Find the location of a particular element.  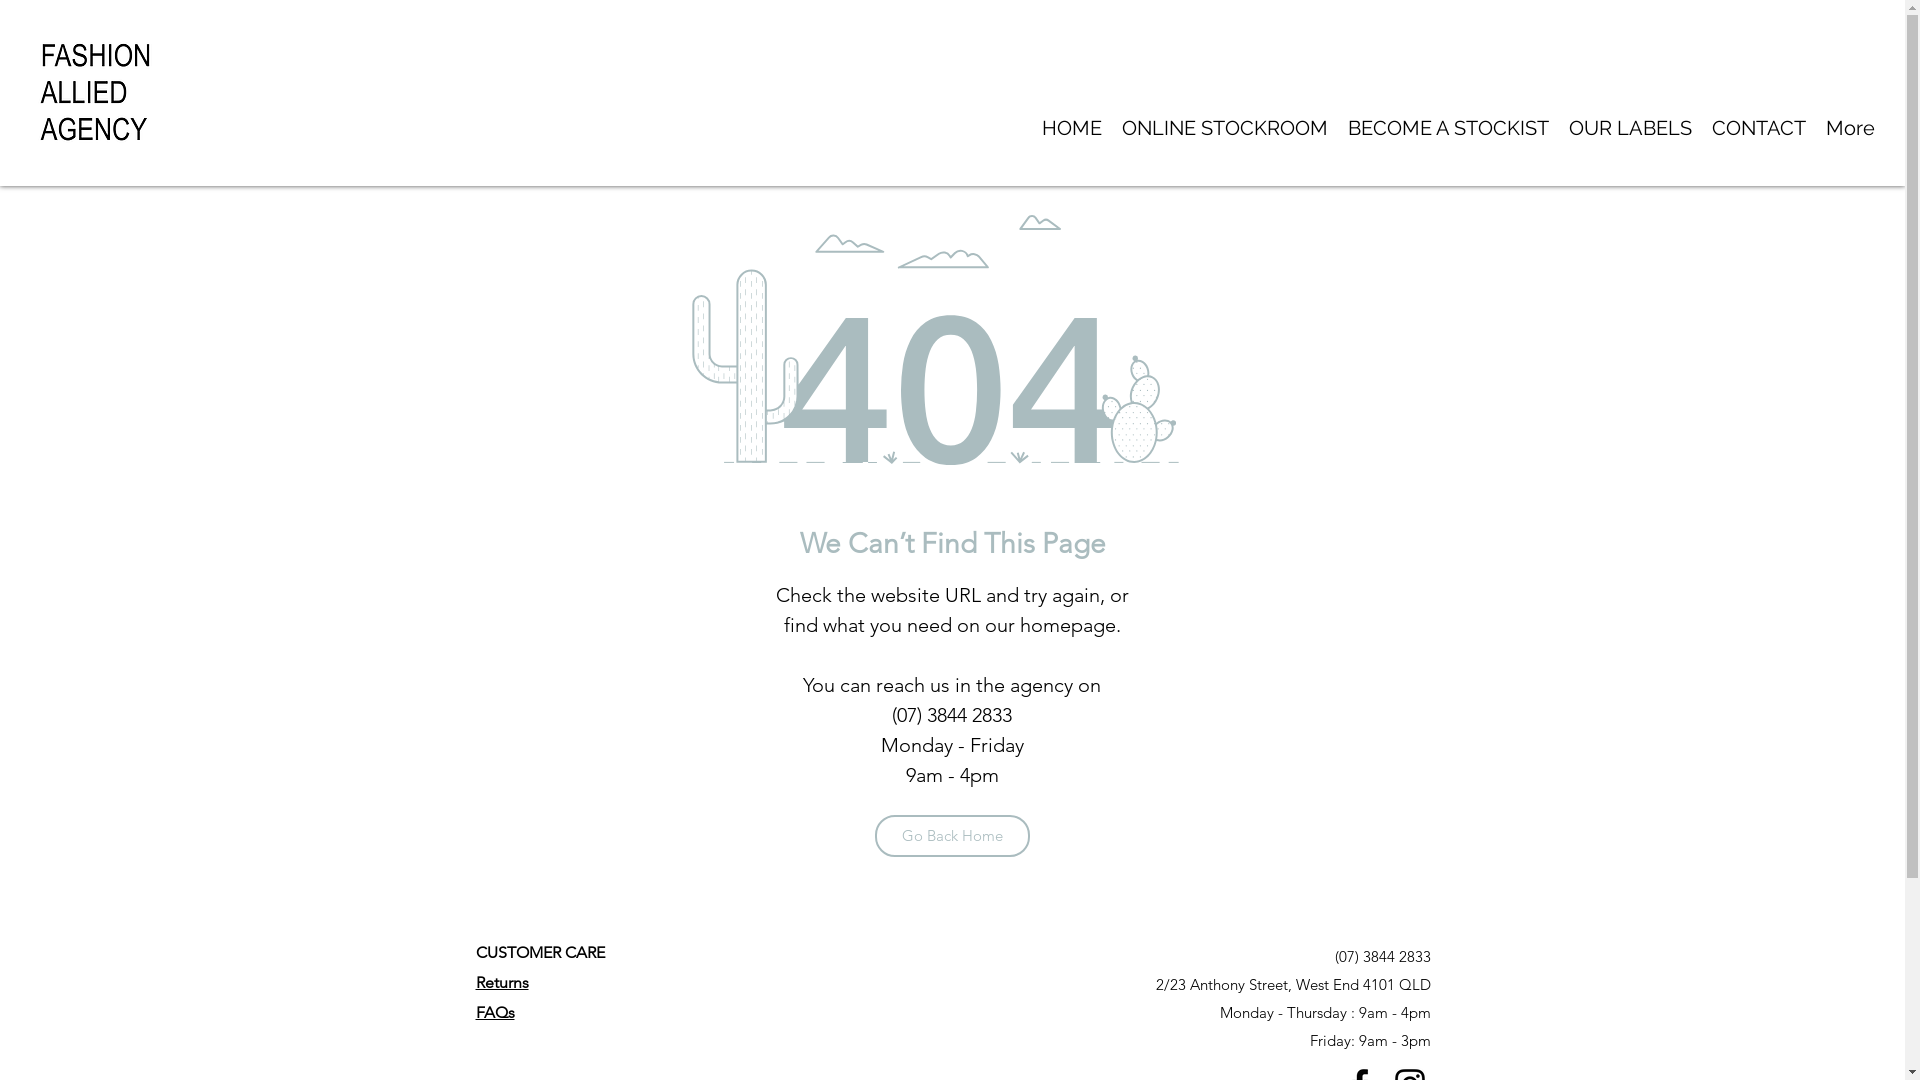

'ONLINE STOCKROOM' is located at coordinates (1223, 128).